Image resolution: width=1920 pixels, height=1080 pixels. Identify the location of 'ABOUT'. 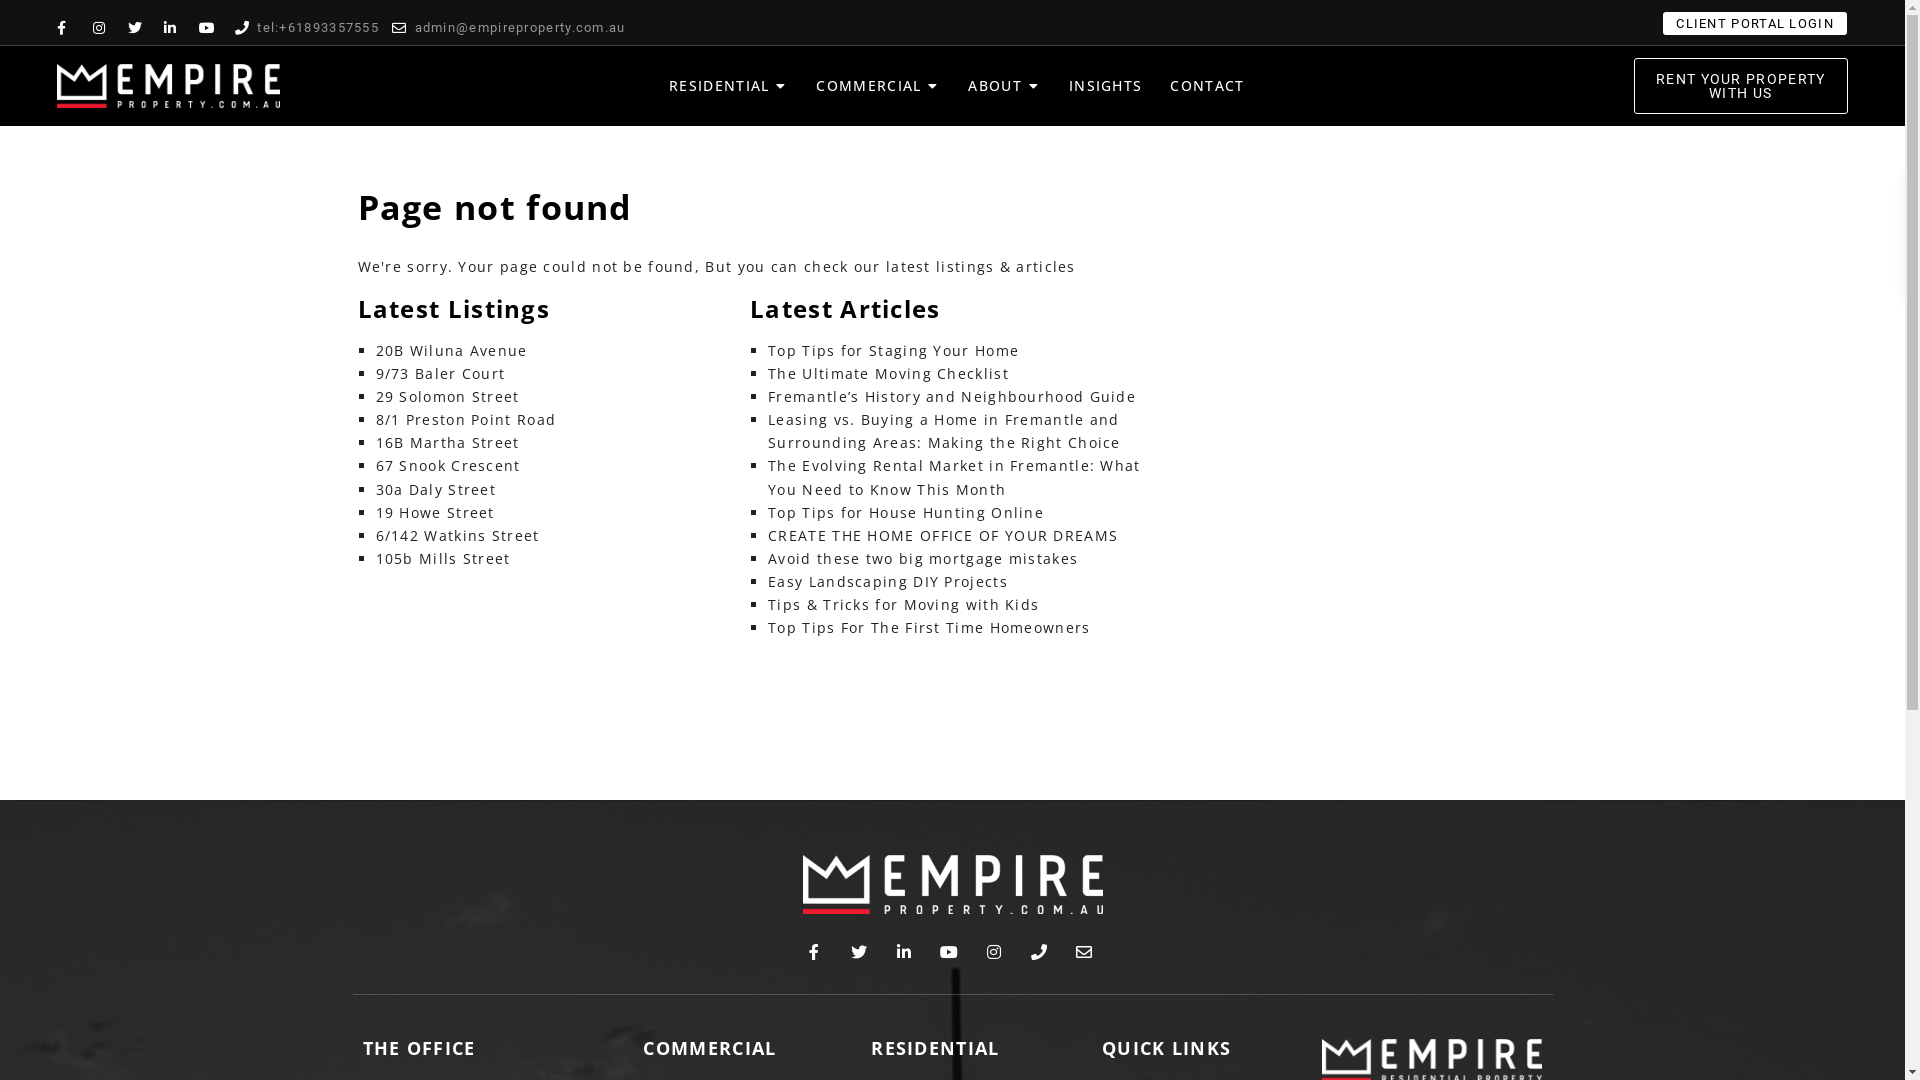
(968, 84).